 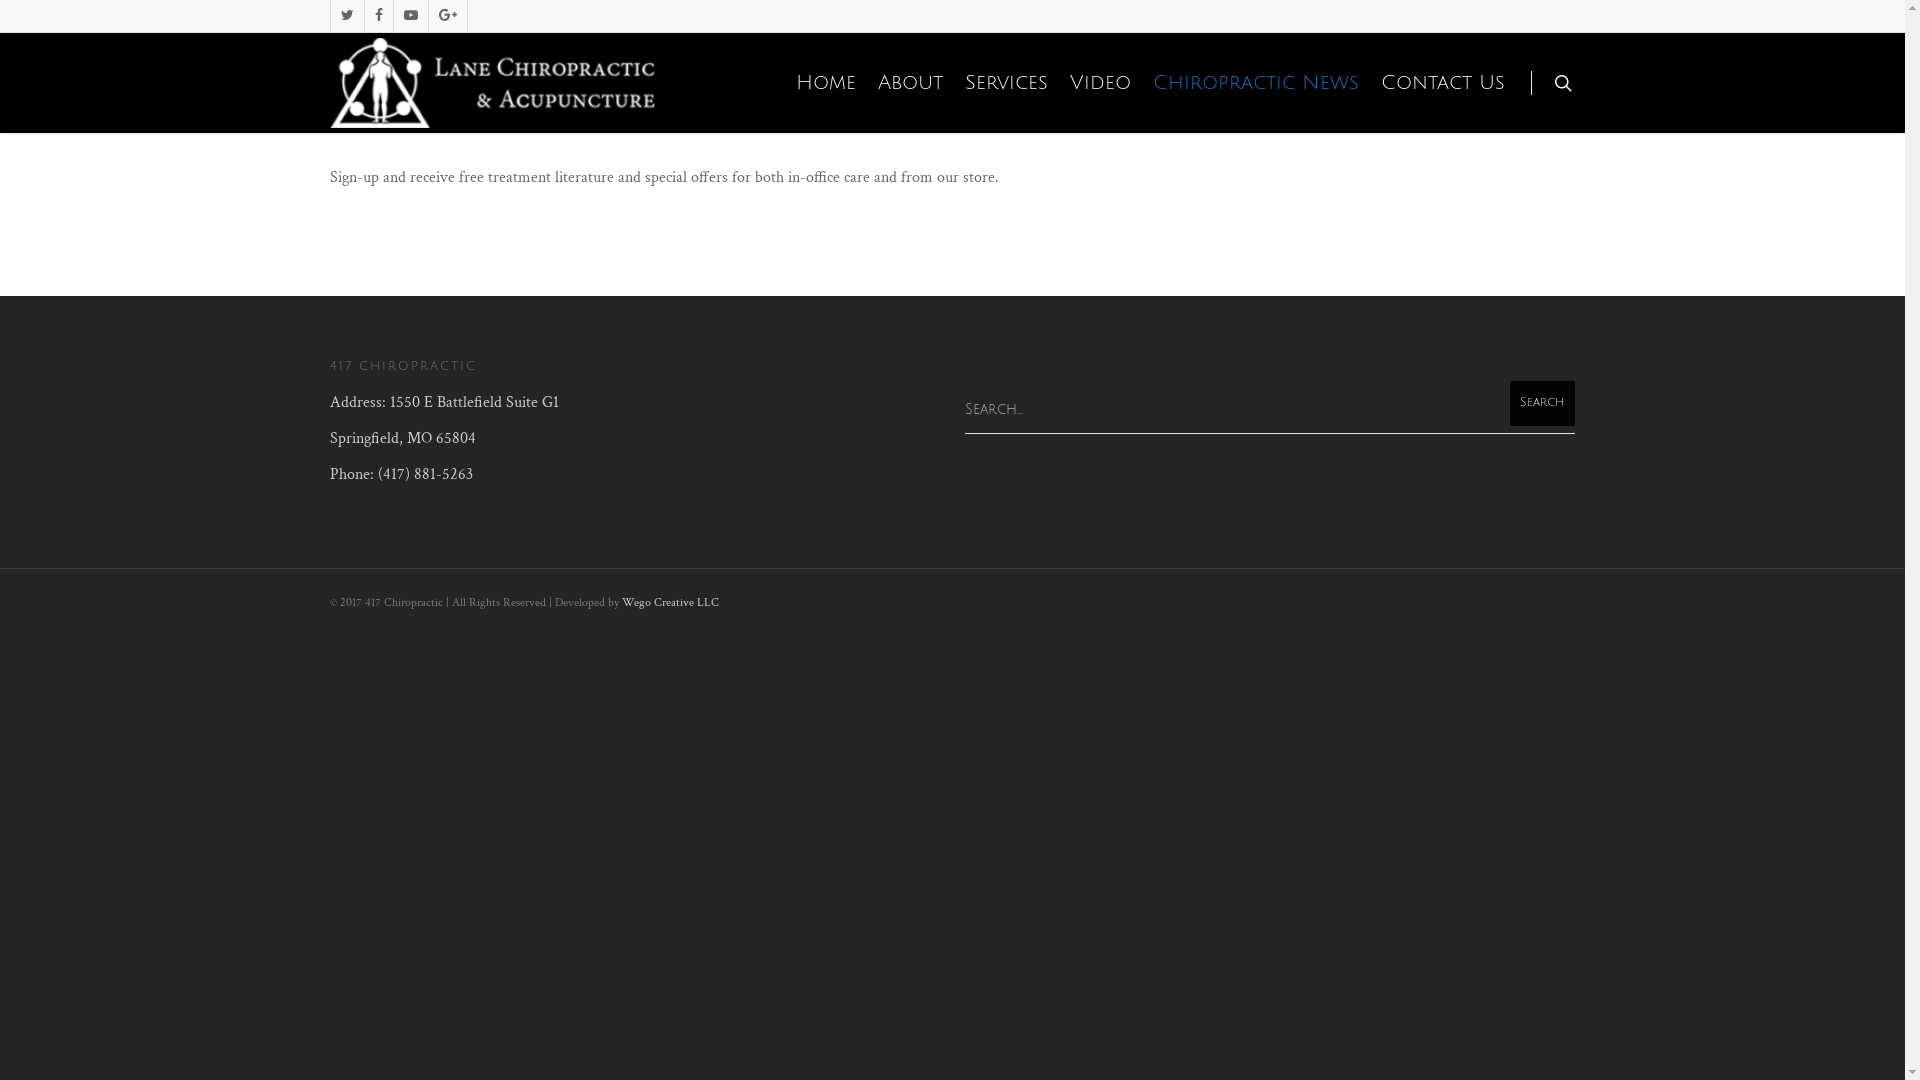 What do you see at coordinates (621, 601) in the screenshot?
I see `'Wego Creative LLC'` at bounding box center [621, 601].